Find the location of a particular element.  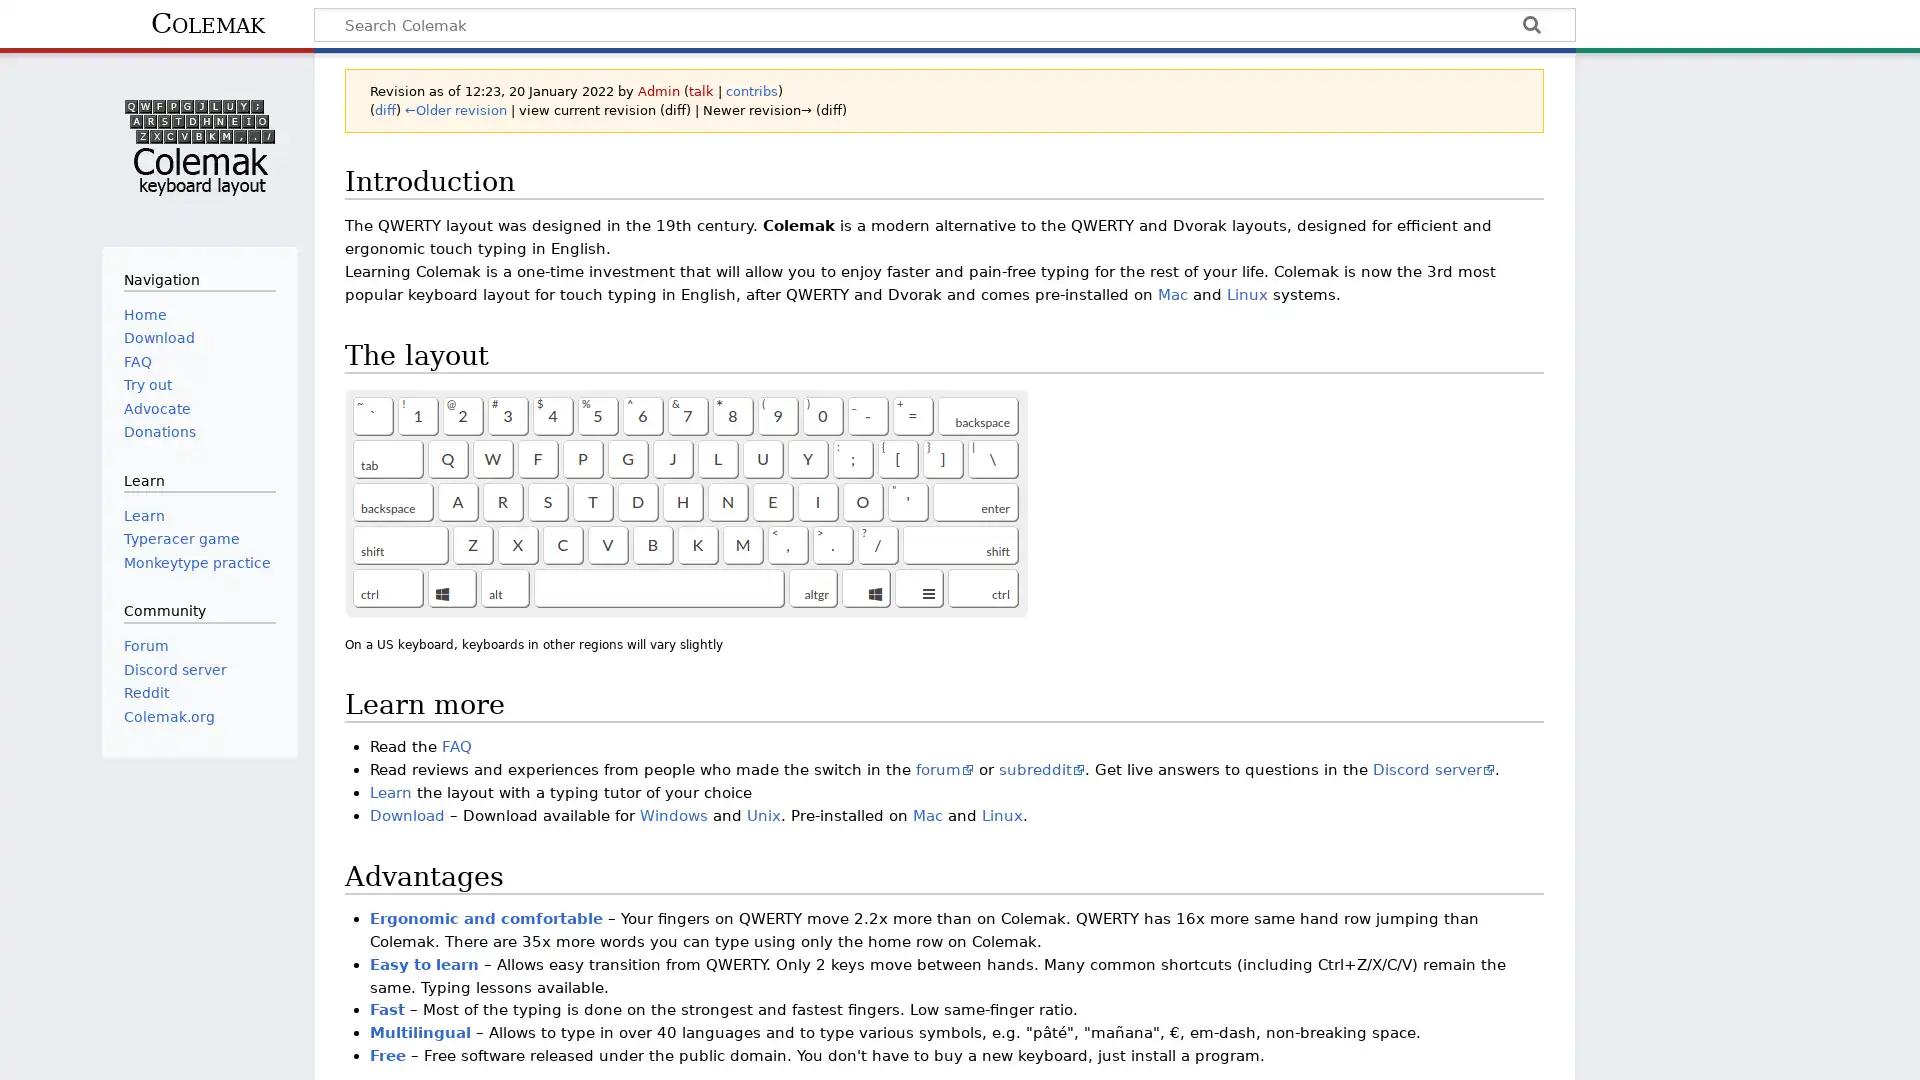

Go is located at coordinates (1530, 27).